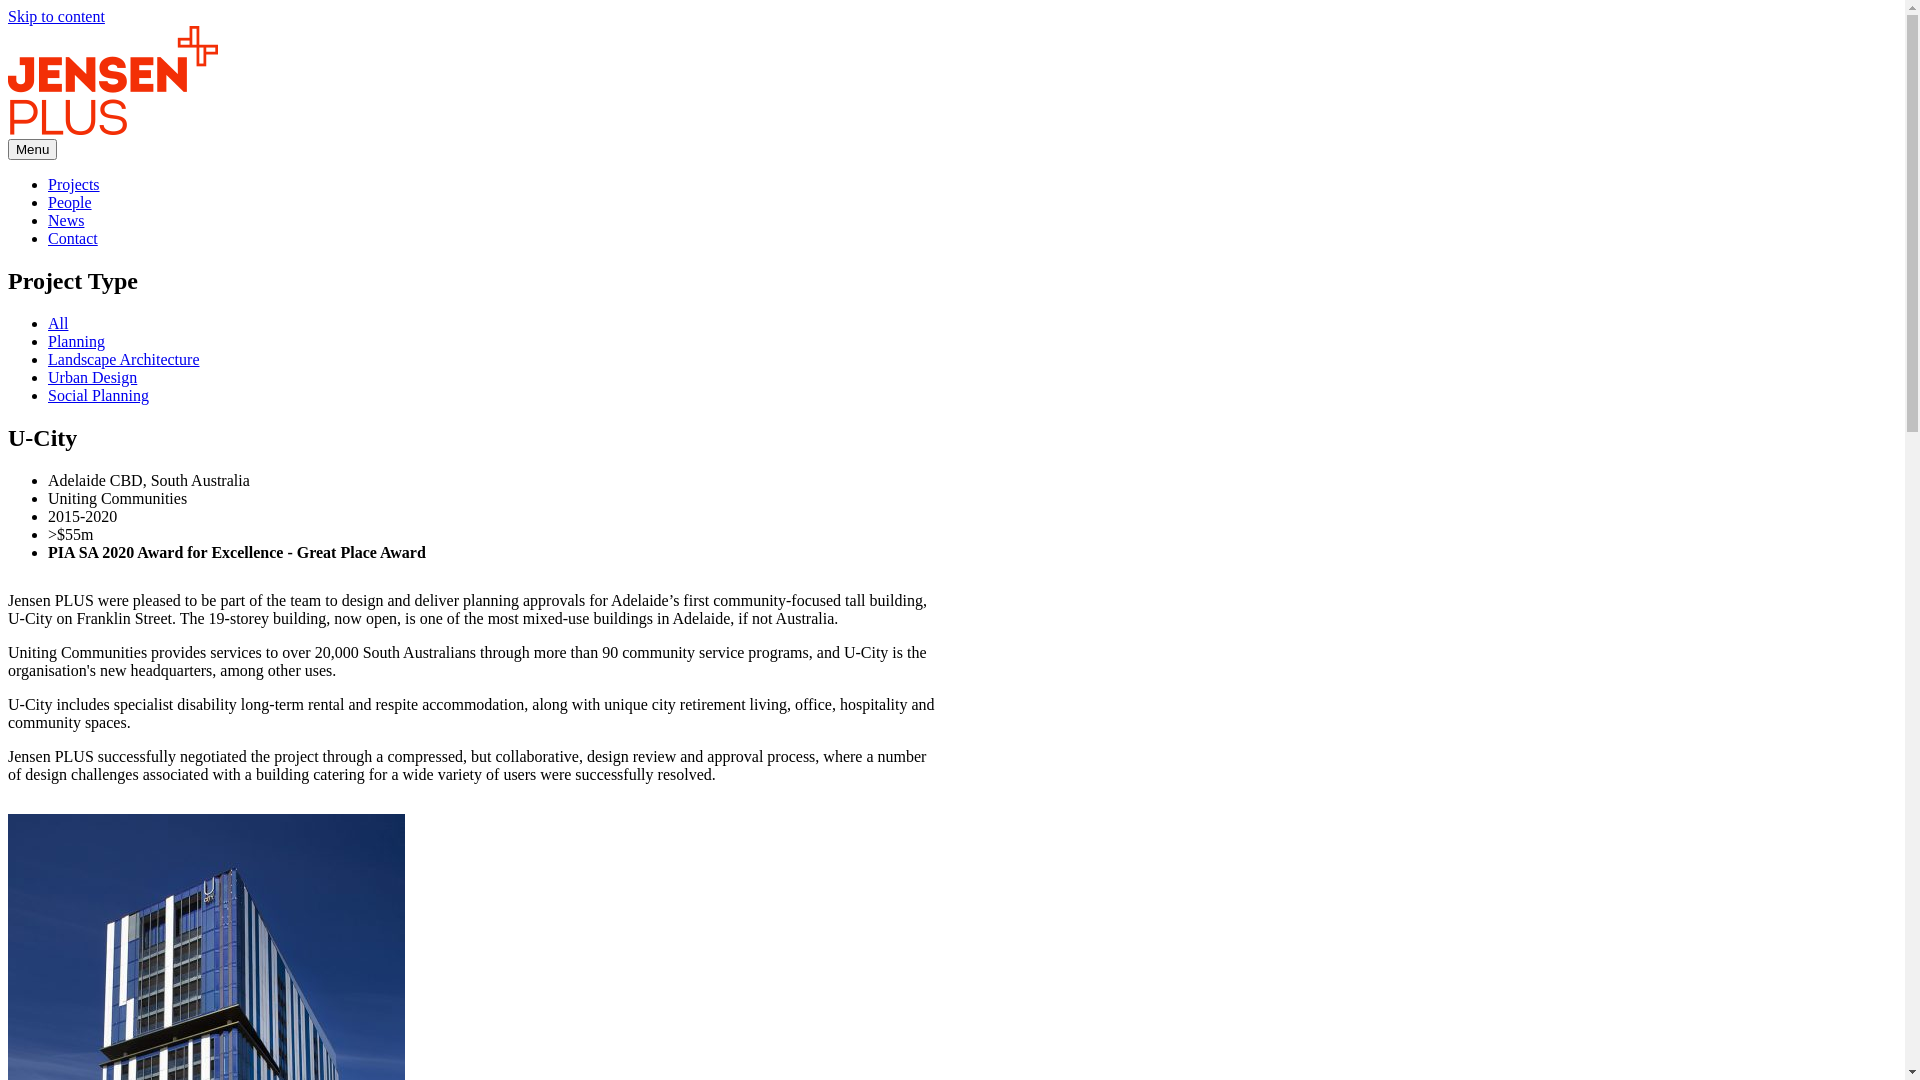 The image size is (1920, 1080). Describe the element at coordinates (112, 79) in the screenshot. I see `'Jensen Plus'` at that location.